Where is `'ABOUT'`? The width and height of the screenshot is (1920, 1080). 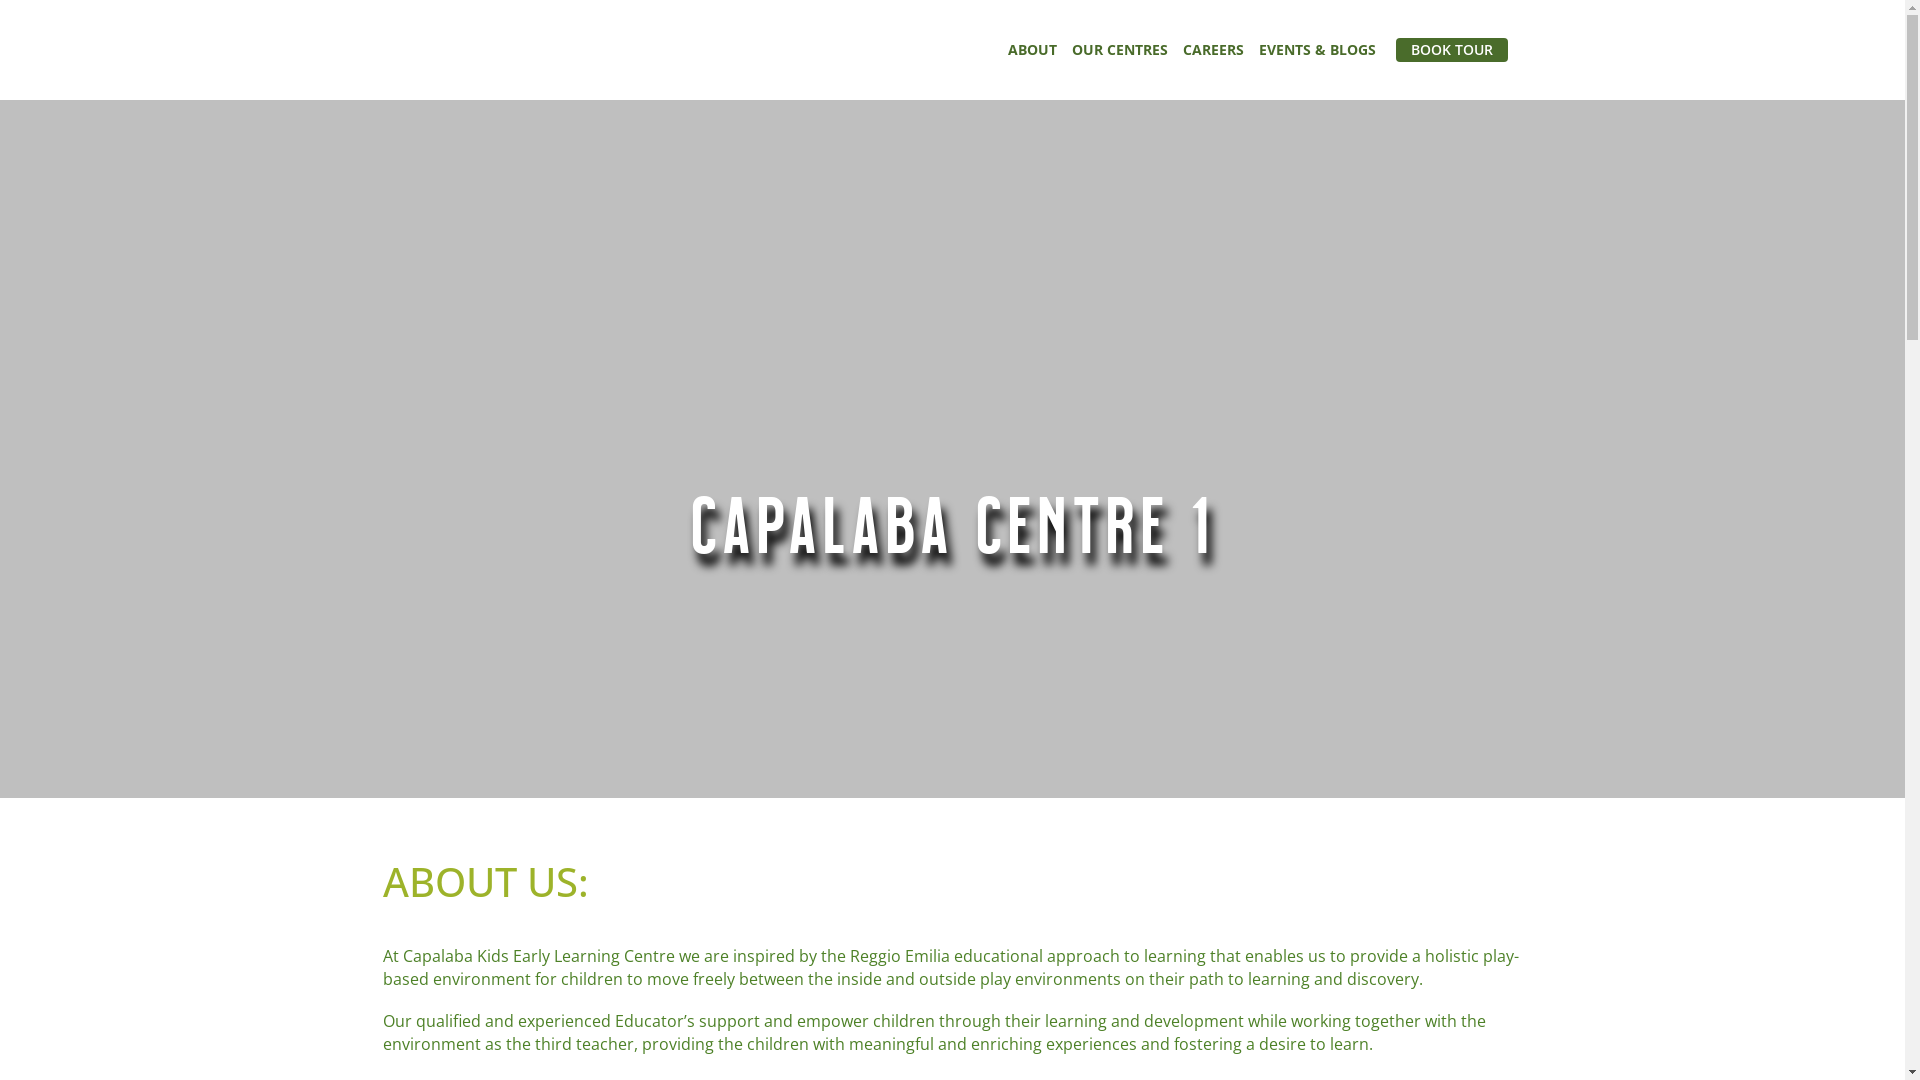
'ABOUT' is located at coordinates (1032, 49).